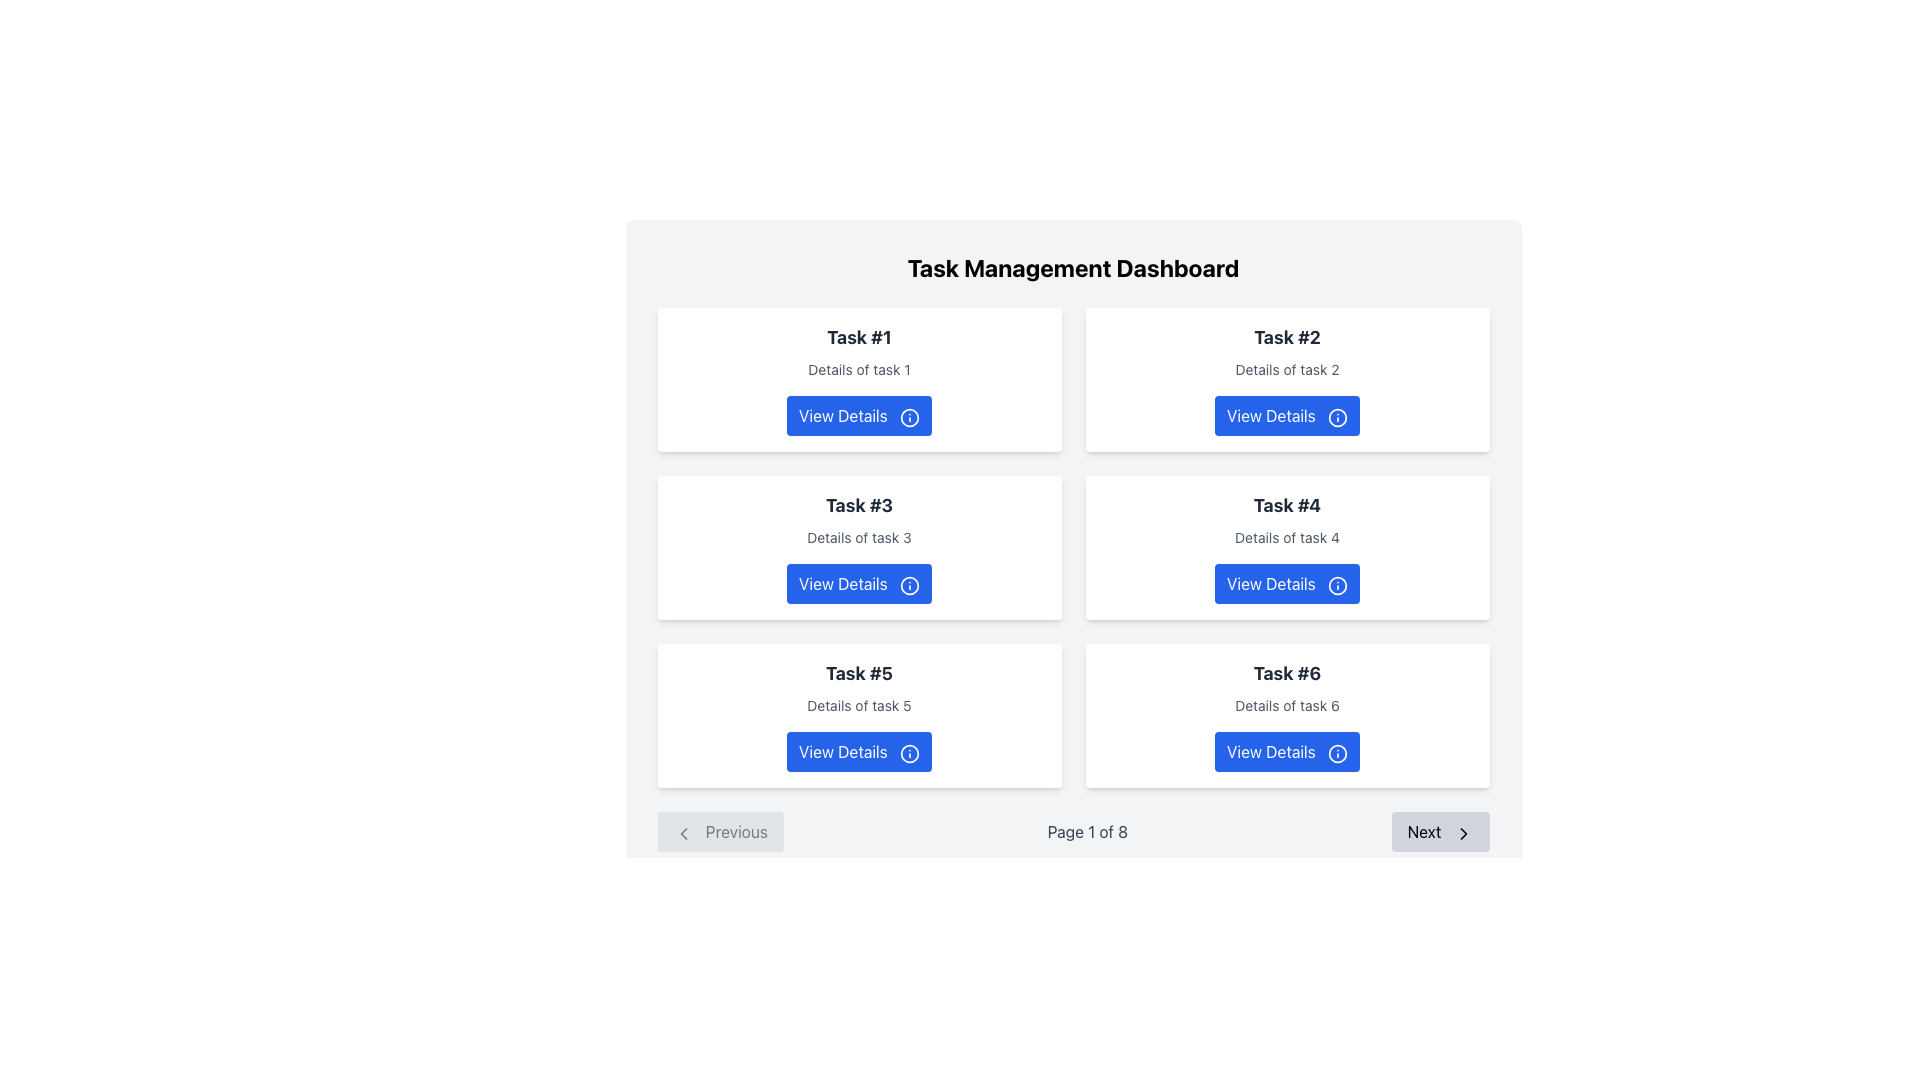 The height and width of the screenshot is (1080, 1920). Describe the element at coordinates (1338, 753) in the screenshot. I see `the icon located at the bottom-right corner of the 'View Details' button on the task card for 'Task #6'` at that location.